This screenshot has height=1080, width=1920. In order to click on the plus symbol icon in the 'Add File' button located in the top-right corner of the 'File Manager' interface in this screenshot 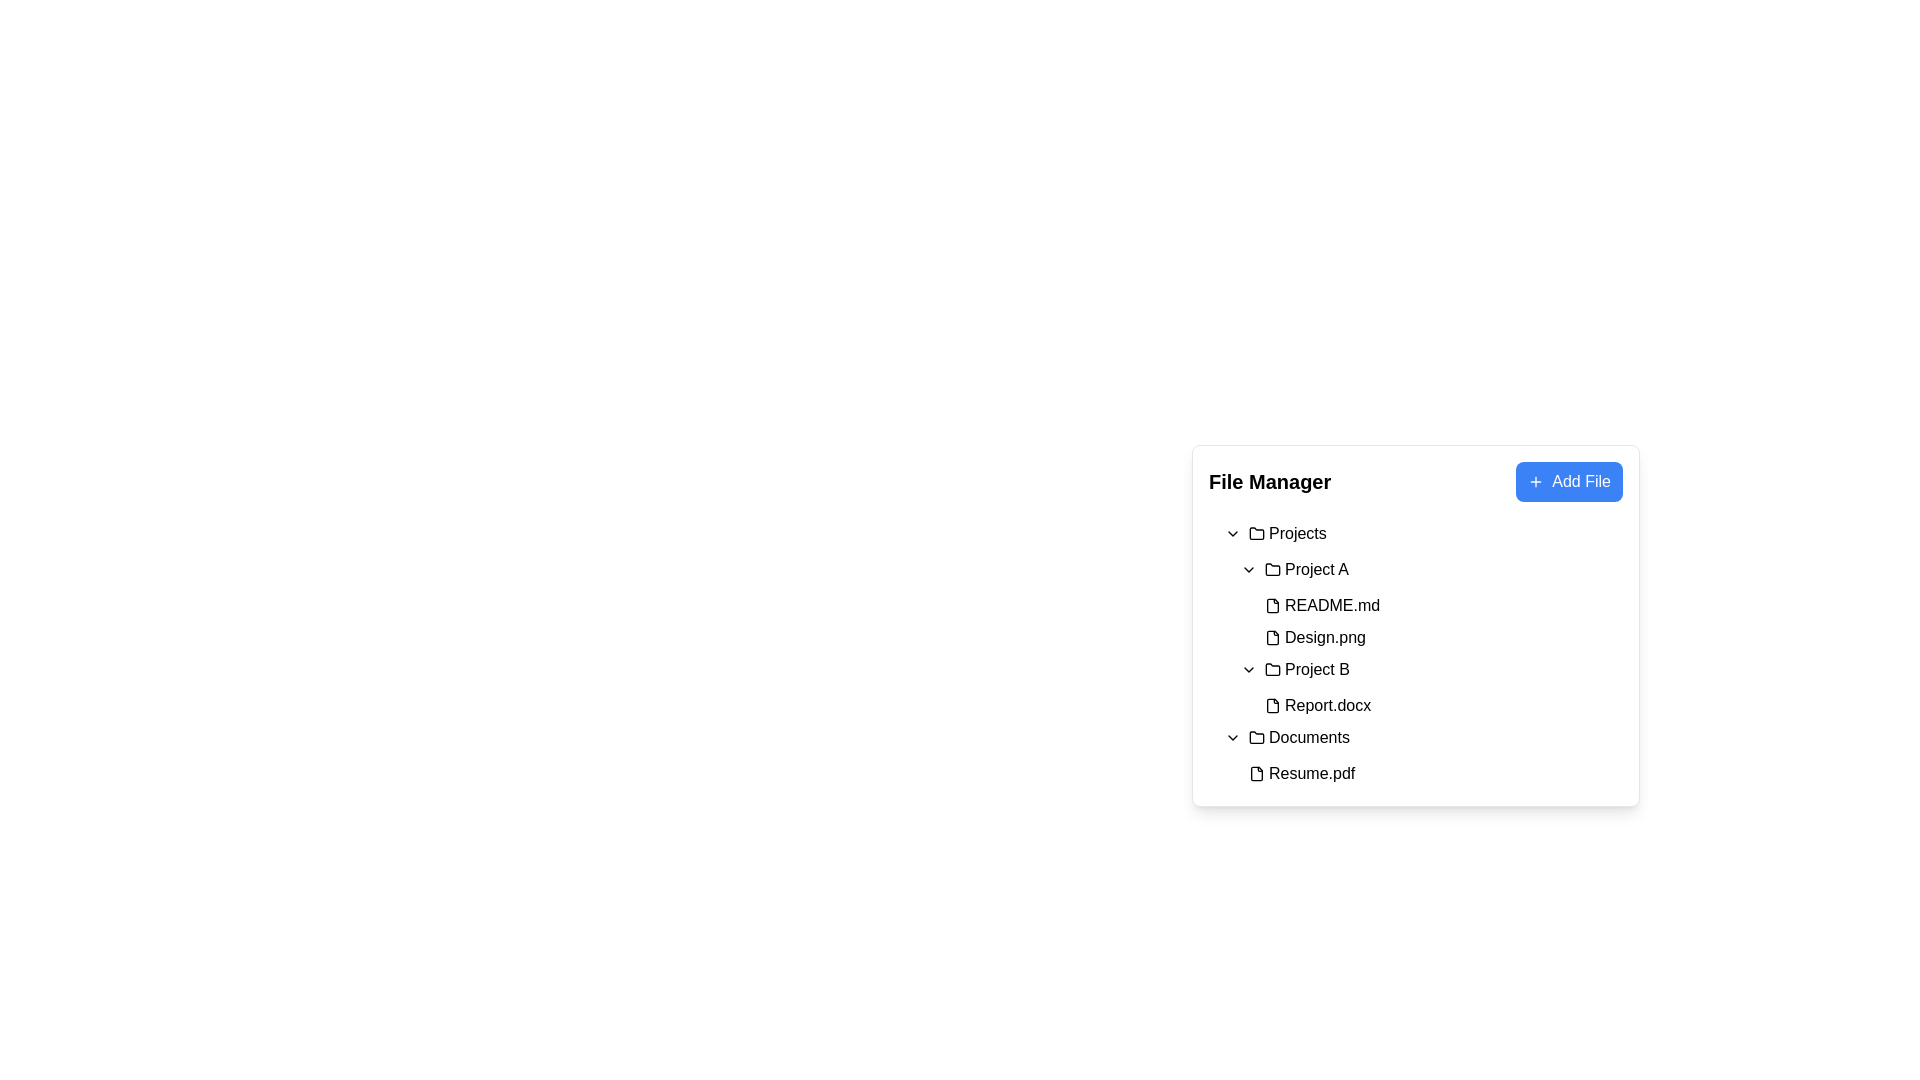, I will do `click(1535, 482)`.